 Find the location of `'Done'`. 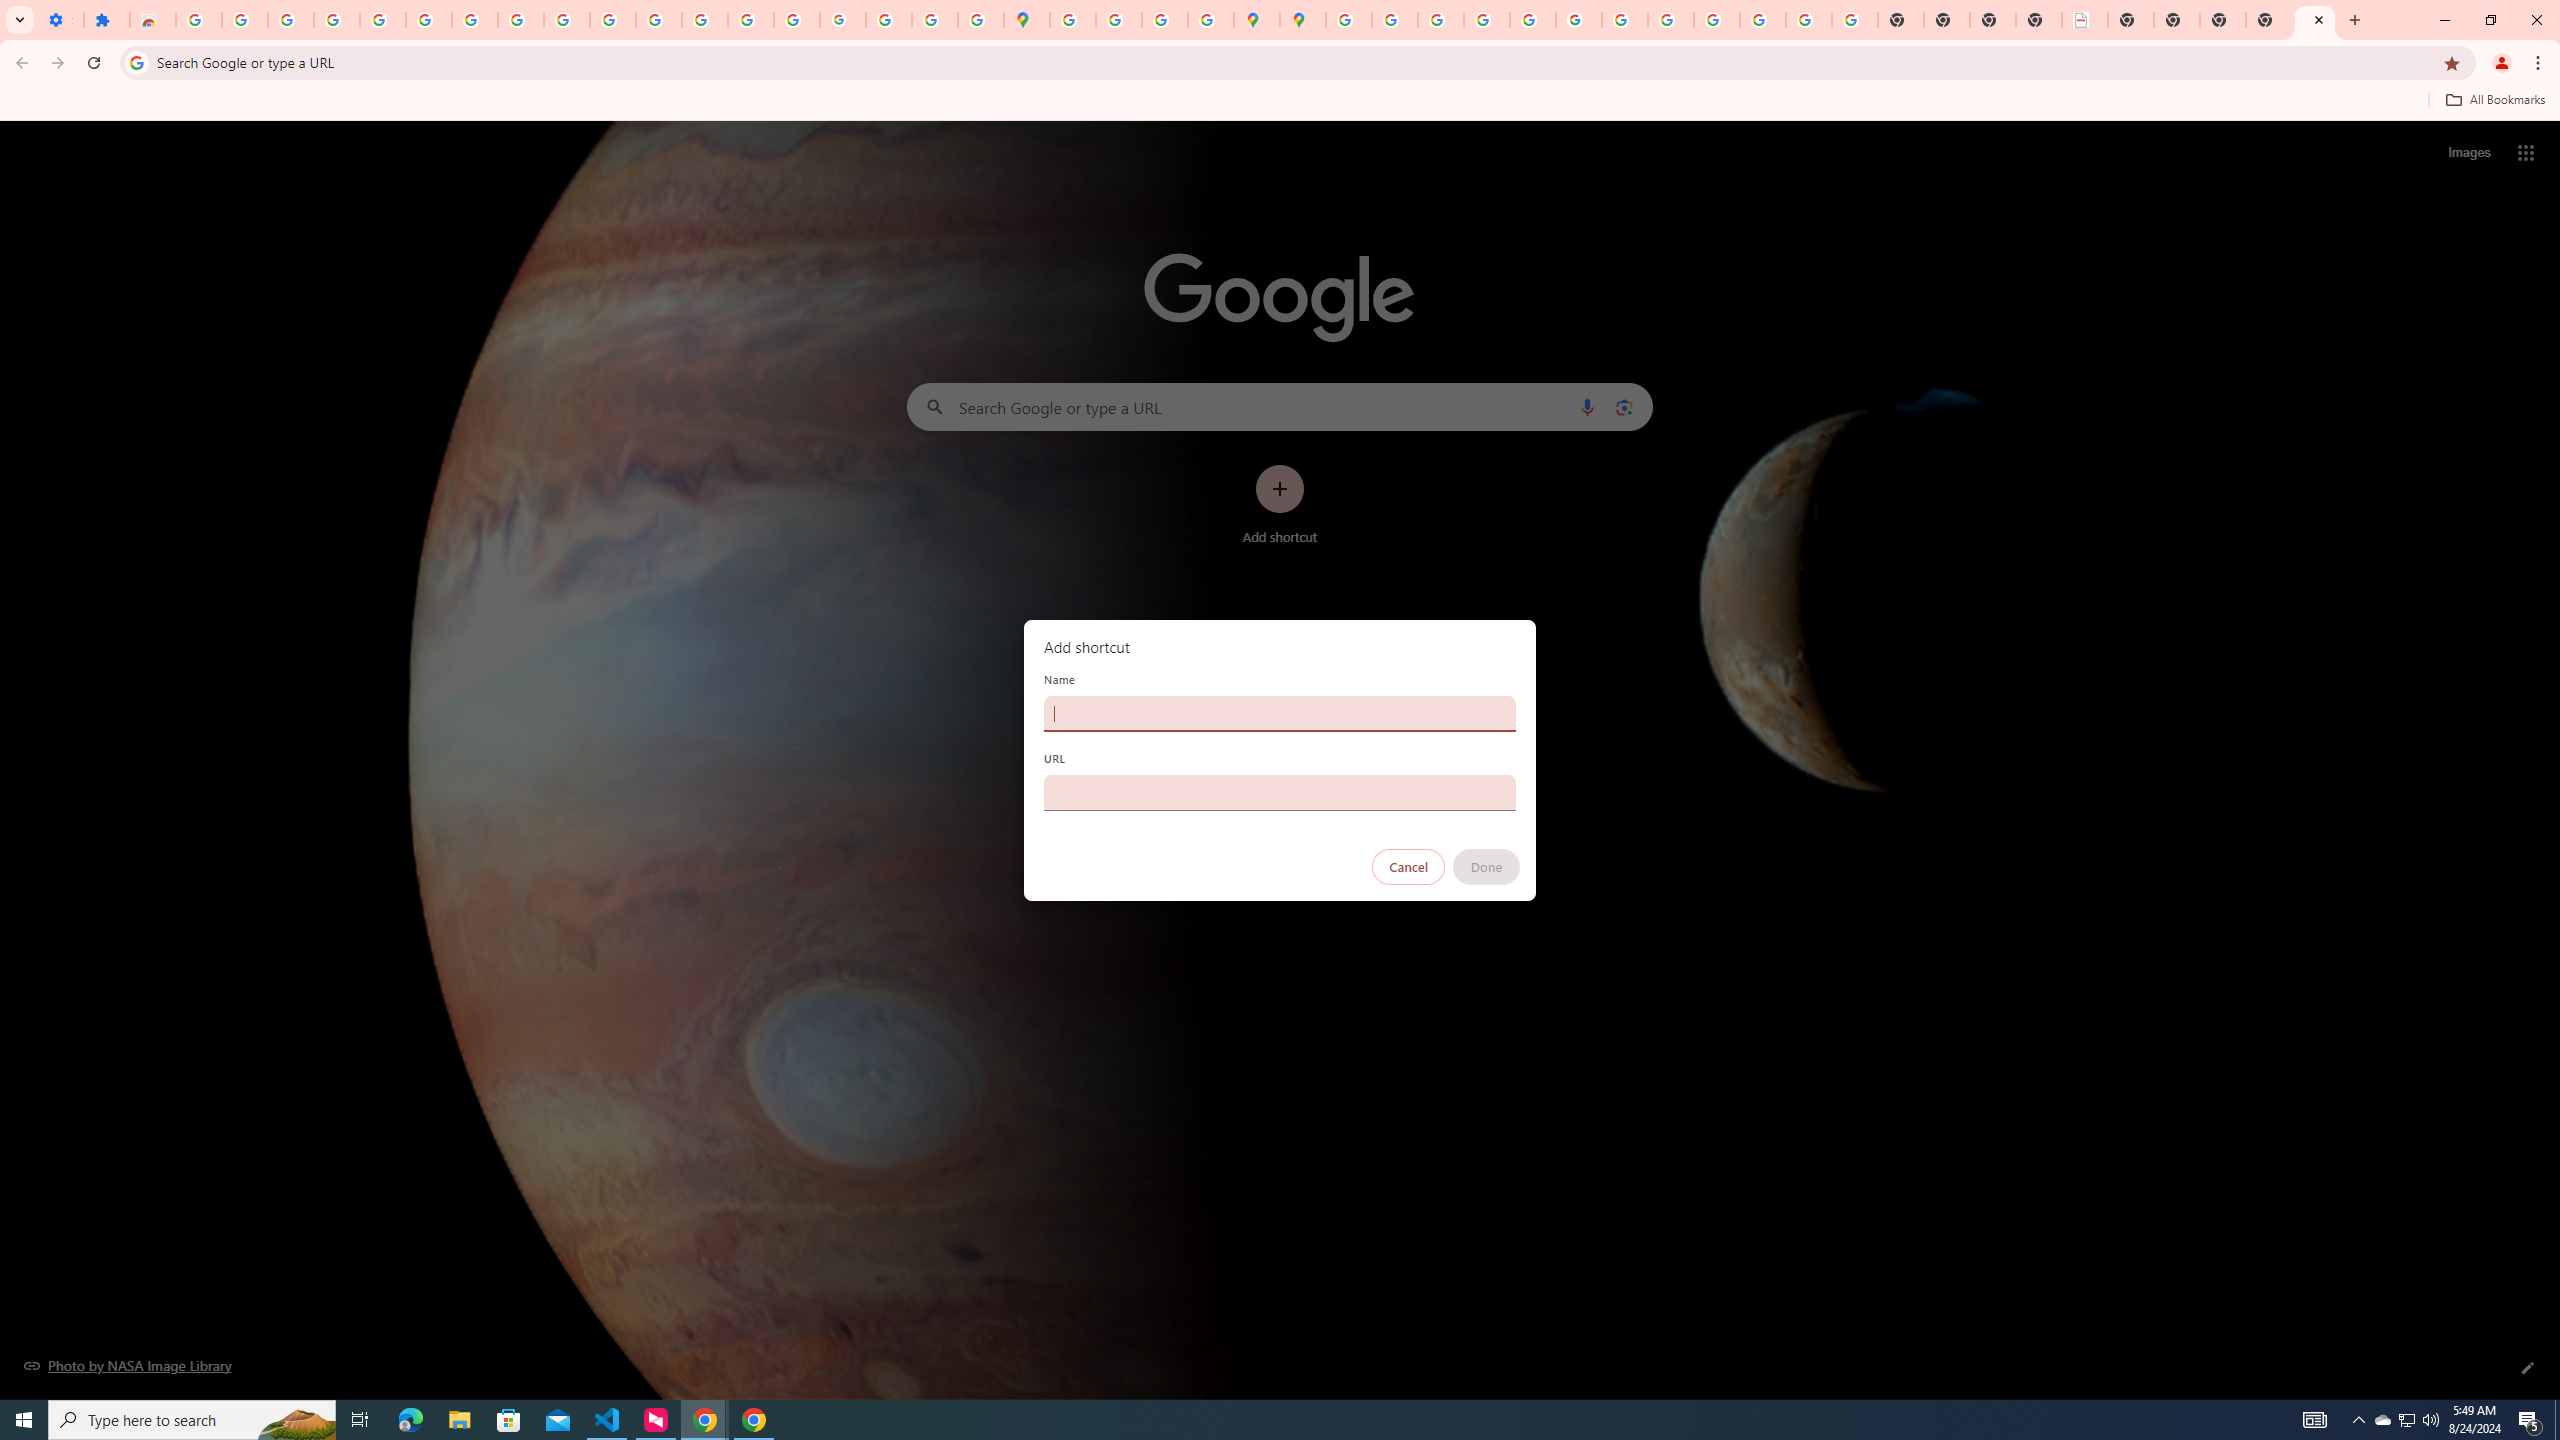

'Done' is located at coordinates (1487, 866).